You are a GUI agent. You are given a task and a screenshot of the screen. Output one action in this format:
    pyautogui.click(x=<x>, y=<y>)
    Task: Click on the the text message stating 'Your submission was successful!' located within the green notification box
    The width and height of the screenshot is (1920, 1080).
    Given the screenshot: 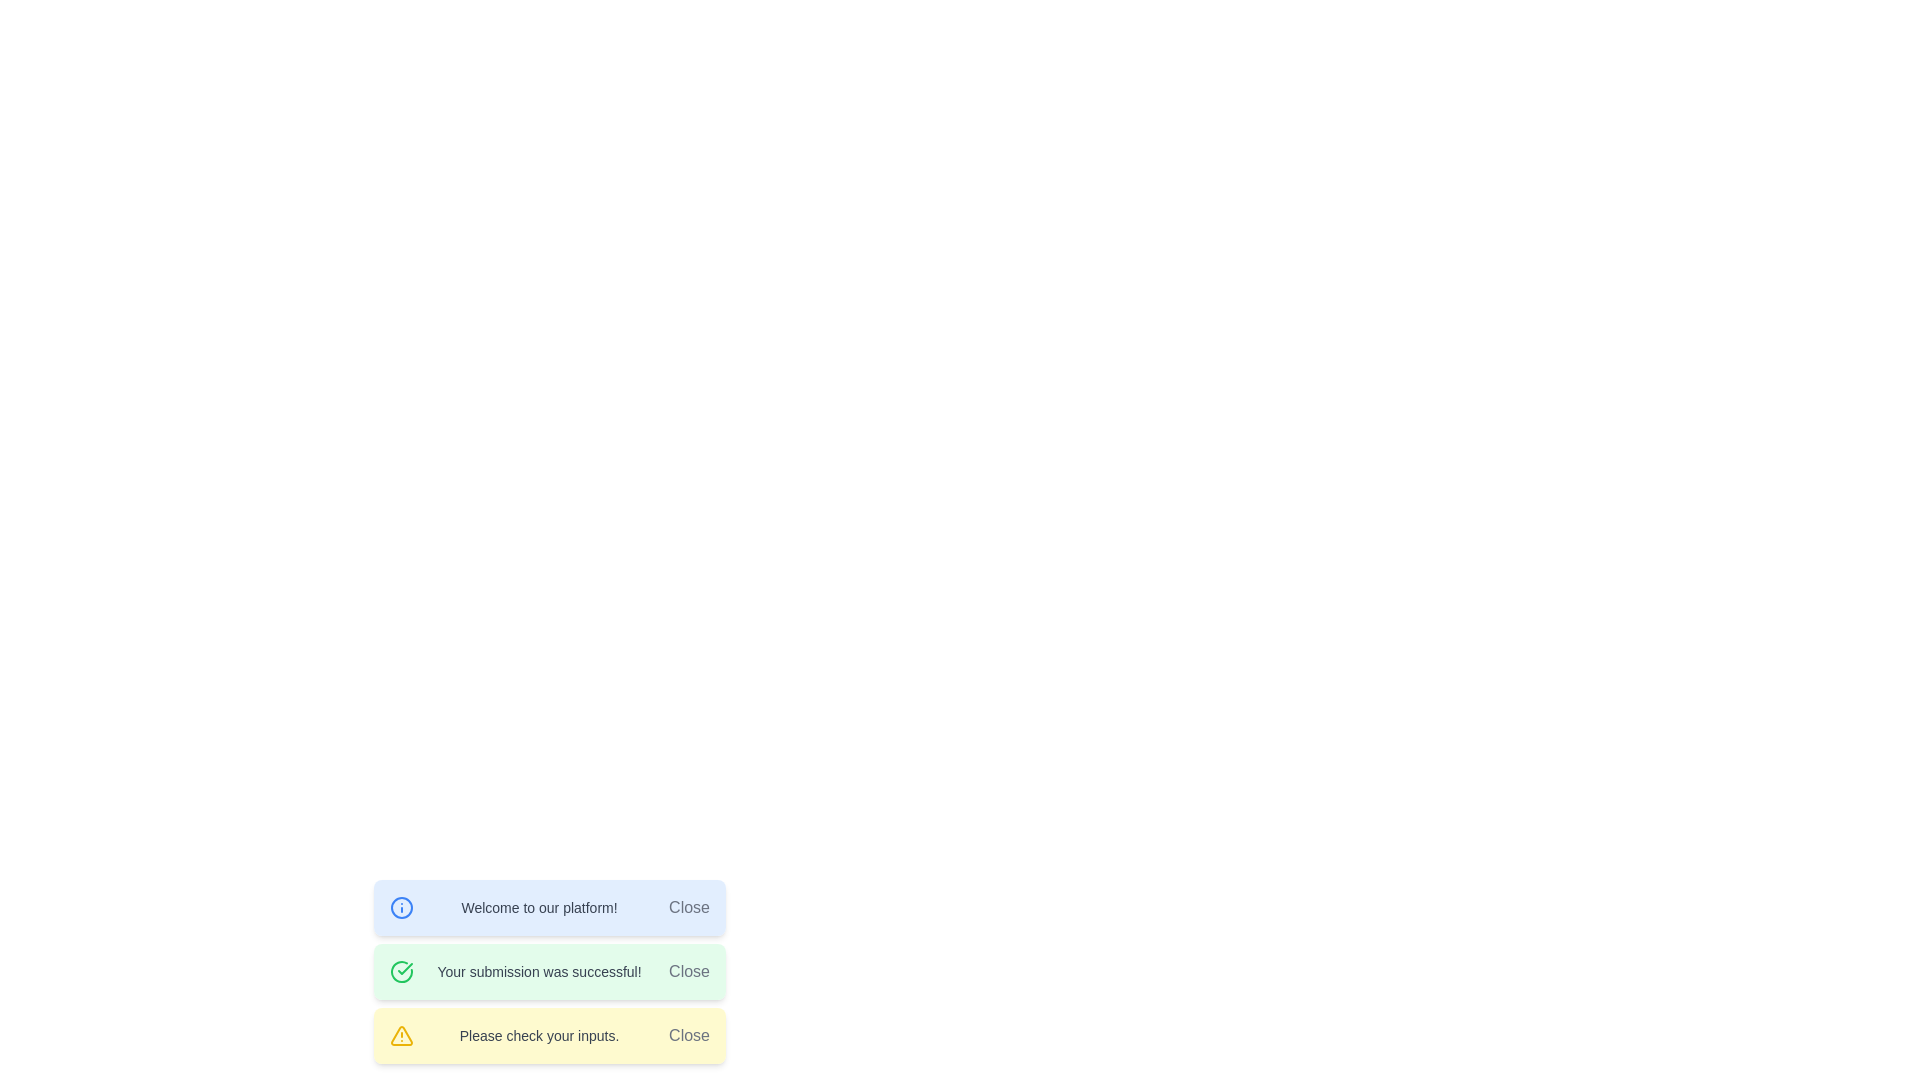 What is the action you would take?
    pyautogui.click(x=539, y=971)
    